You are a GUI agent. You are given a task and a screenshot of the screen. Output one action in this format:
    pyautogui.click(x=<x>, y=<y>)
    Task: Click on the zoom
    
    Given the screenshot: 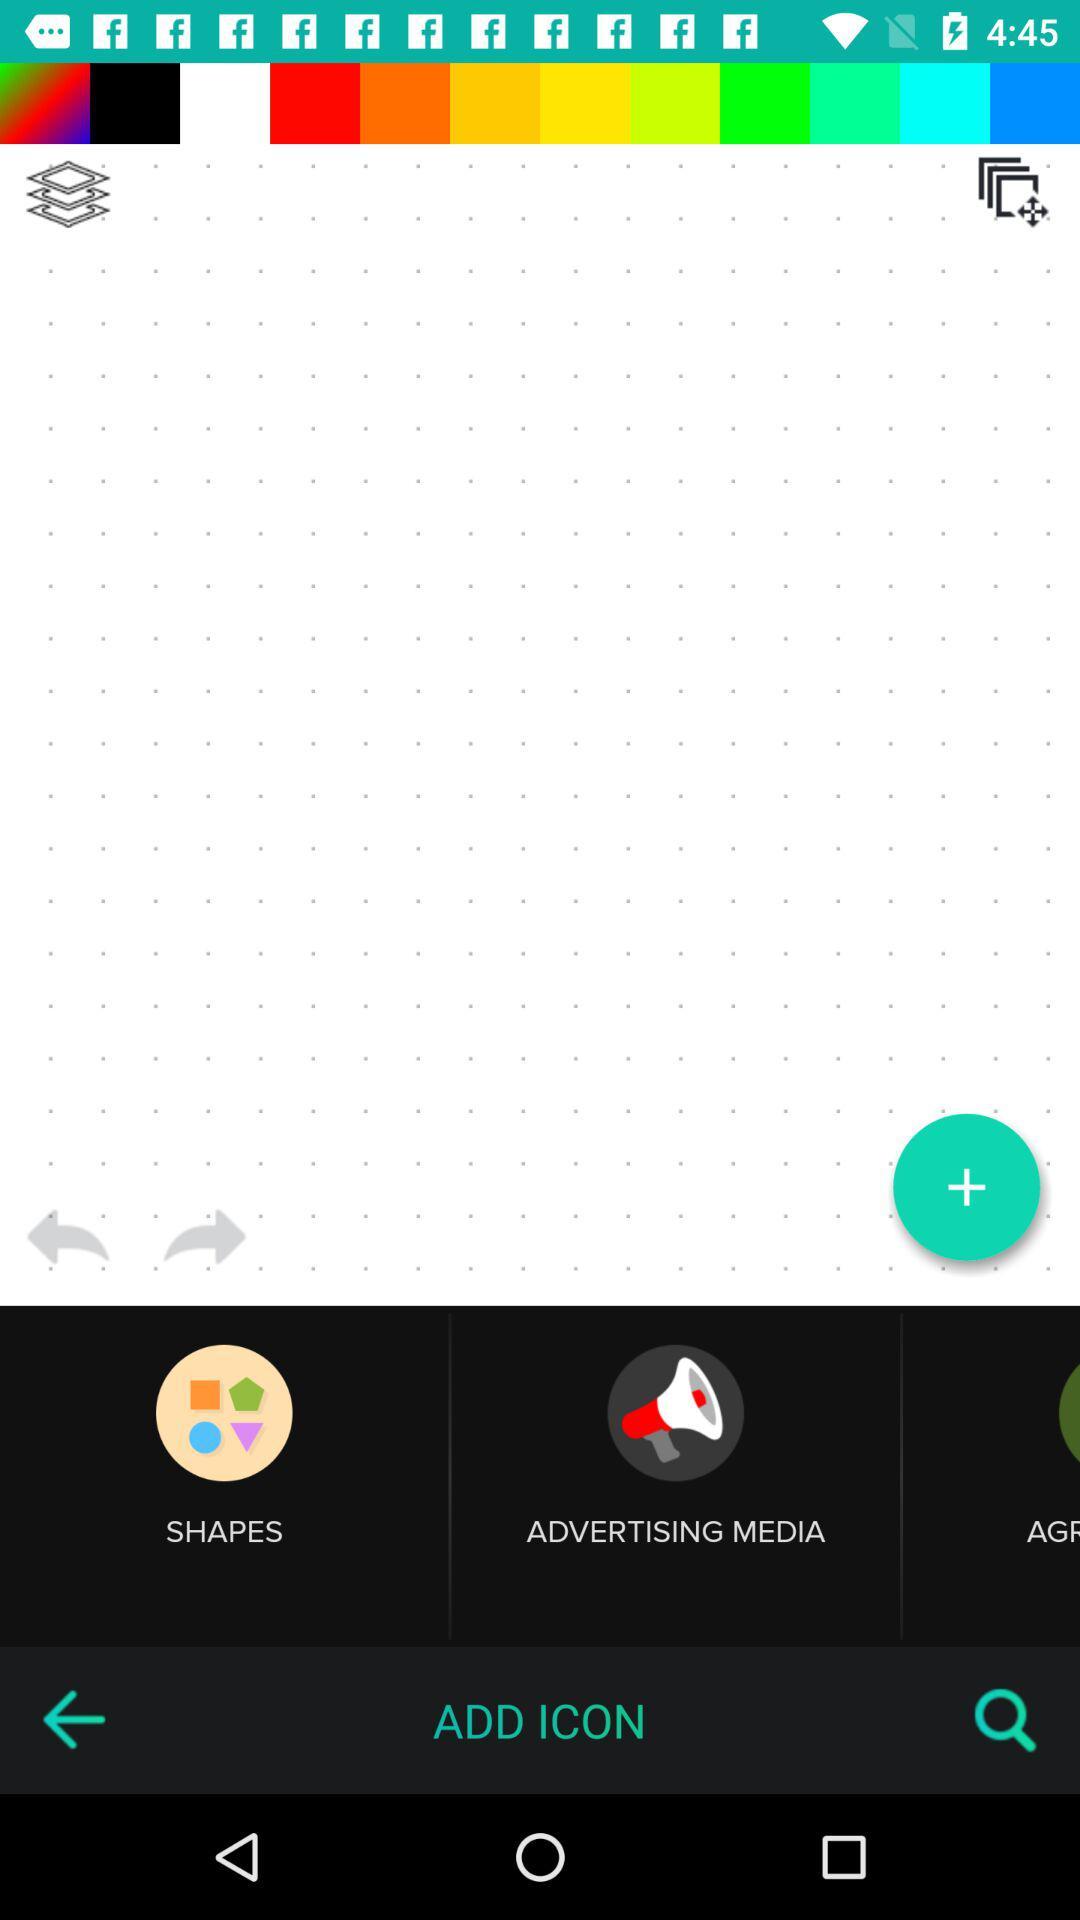 What is the action you would take?
    pyautogui.click(x=965, y=1187)
    